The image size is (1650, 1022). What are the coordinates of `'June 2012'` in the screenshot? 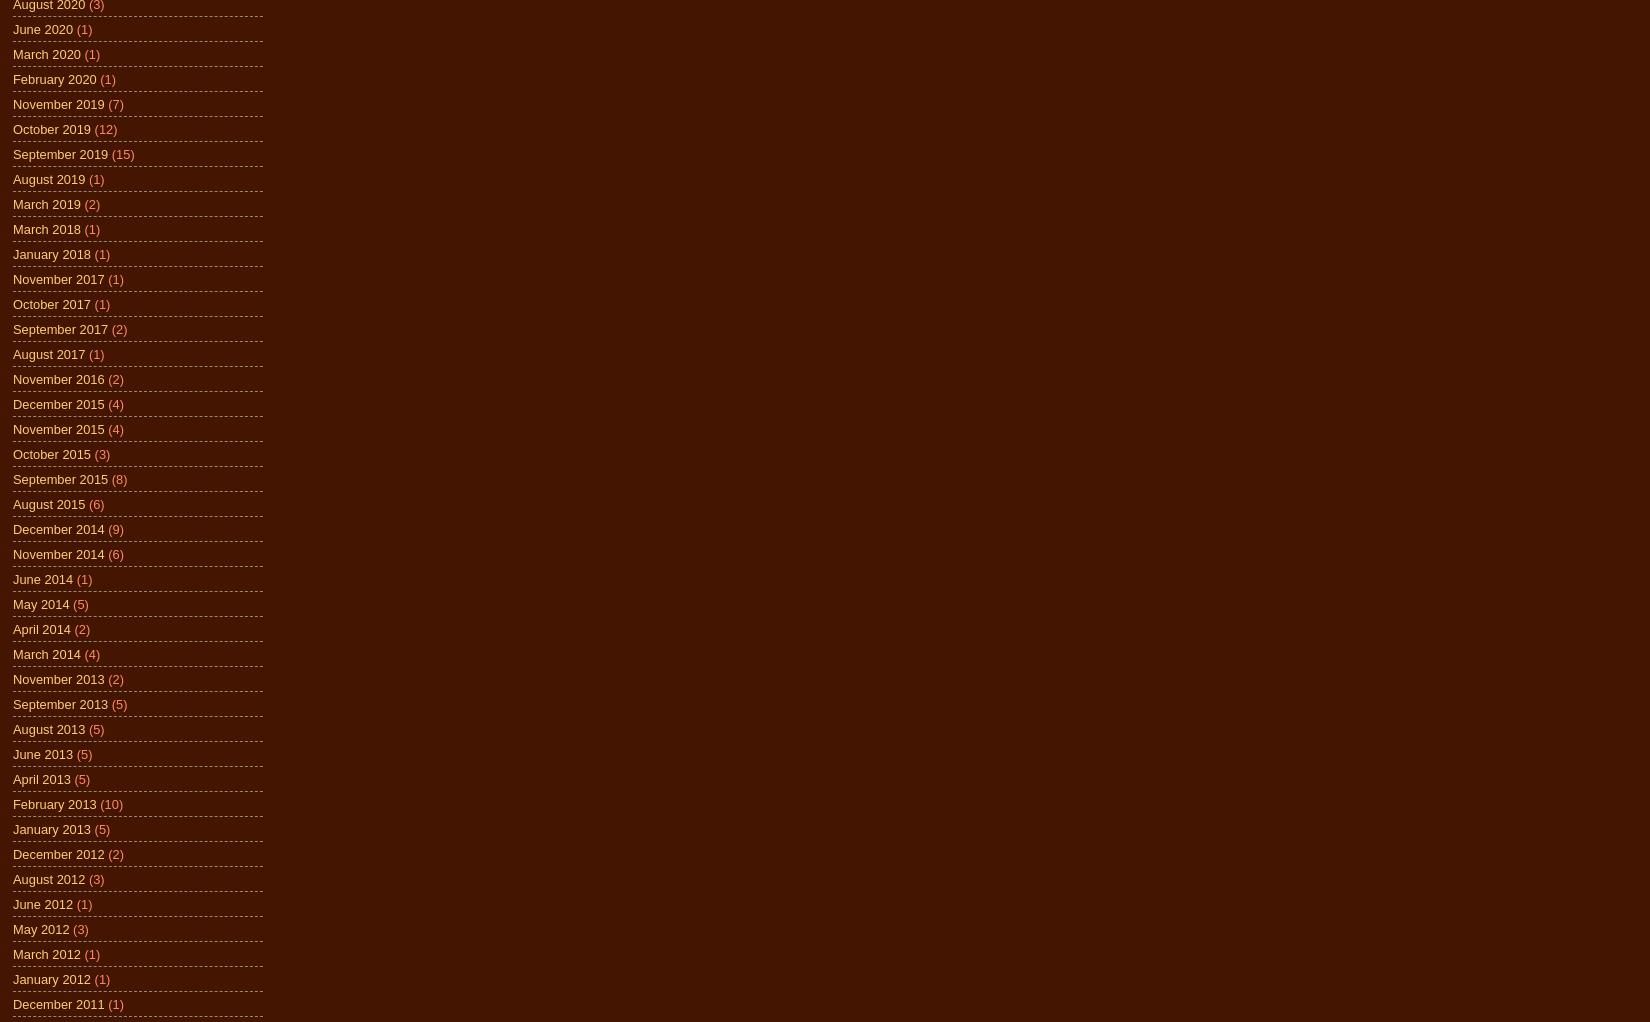 It's located at (43, 902).